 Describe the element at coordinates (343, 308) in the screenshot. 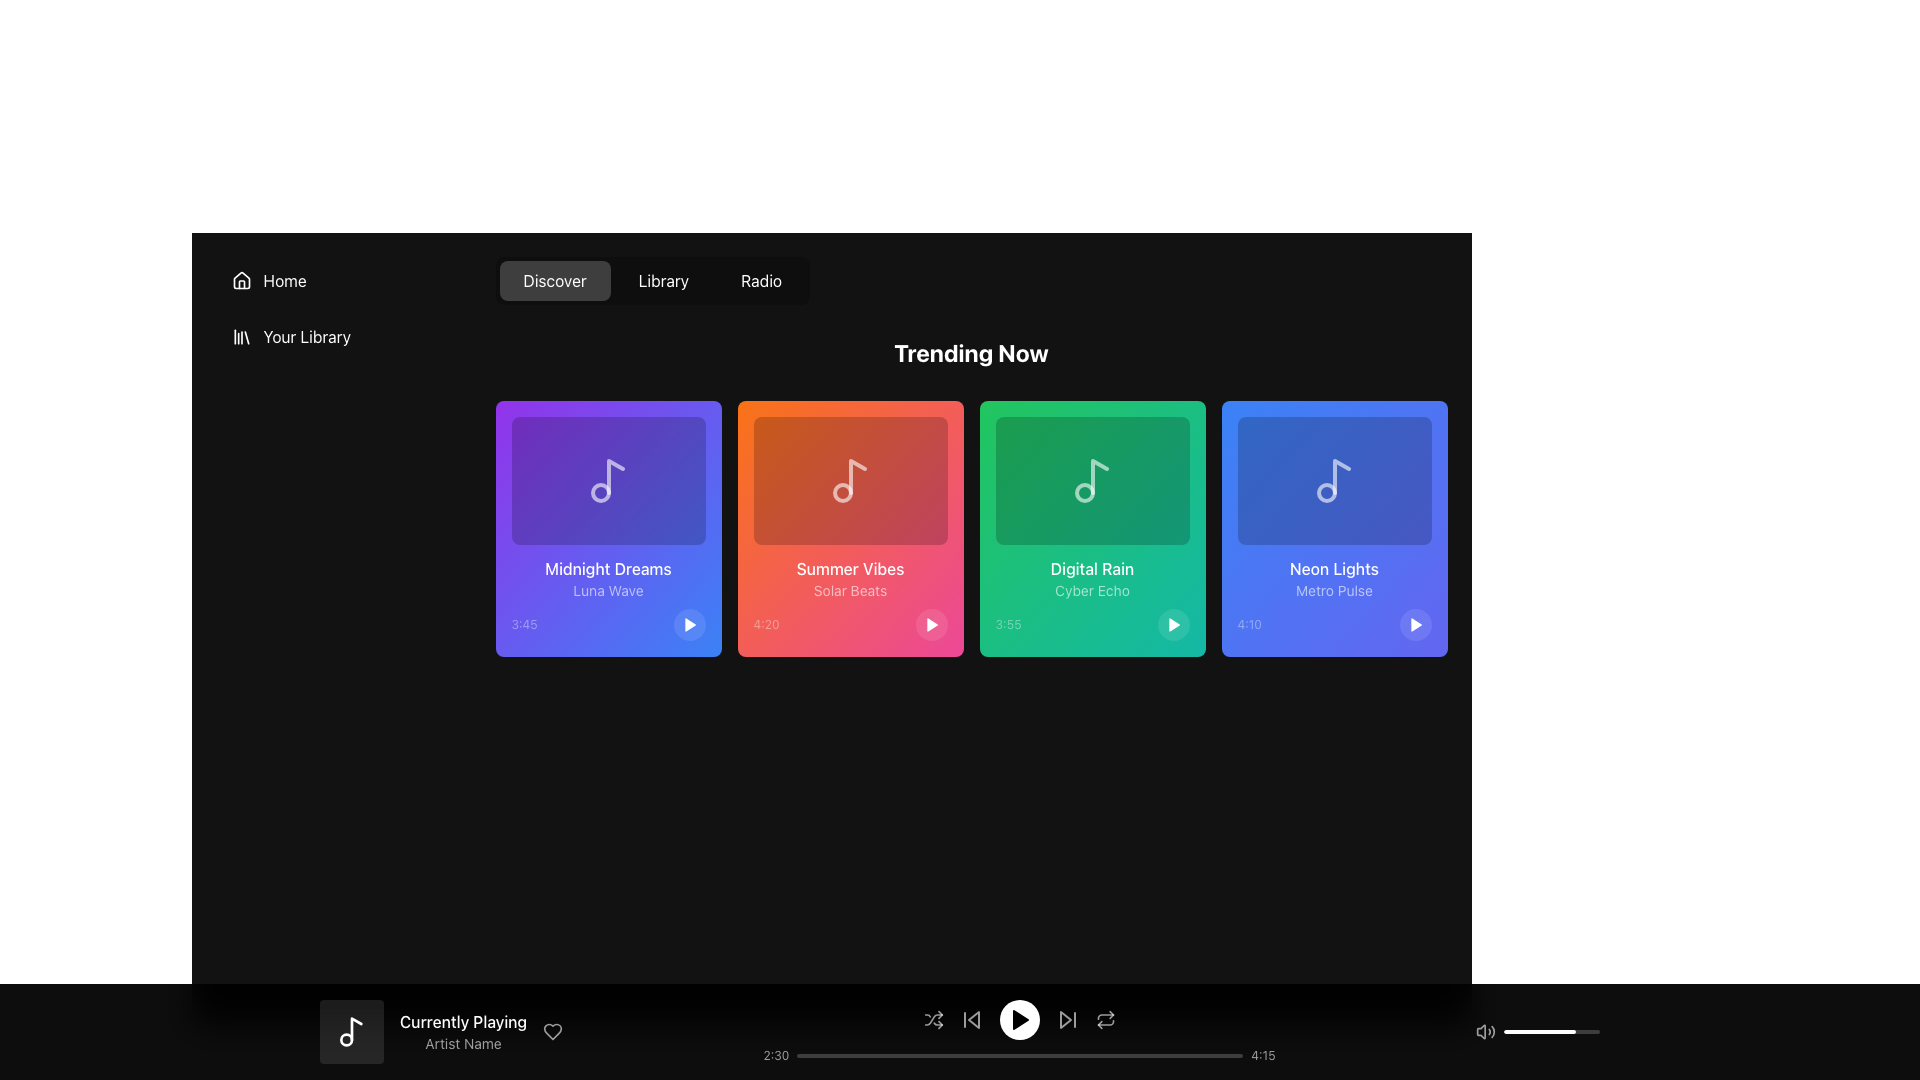

I see `the 'Home' or 'Your Library' section of the Navigation Menu located at the top left of the interface` at that location.